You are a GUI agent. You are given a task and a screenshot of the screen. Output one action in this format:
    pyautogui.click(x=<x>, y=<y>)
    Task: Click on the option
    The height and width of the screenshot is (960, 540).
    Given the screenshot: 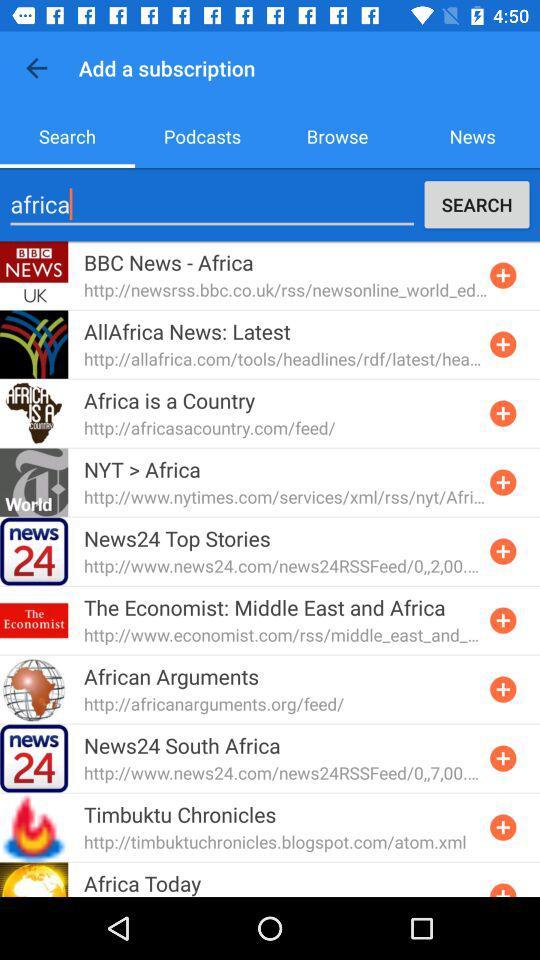 What is the action you would take?
    pyautogui.click(x=502, y=827)
    